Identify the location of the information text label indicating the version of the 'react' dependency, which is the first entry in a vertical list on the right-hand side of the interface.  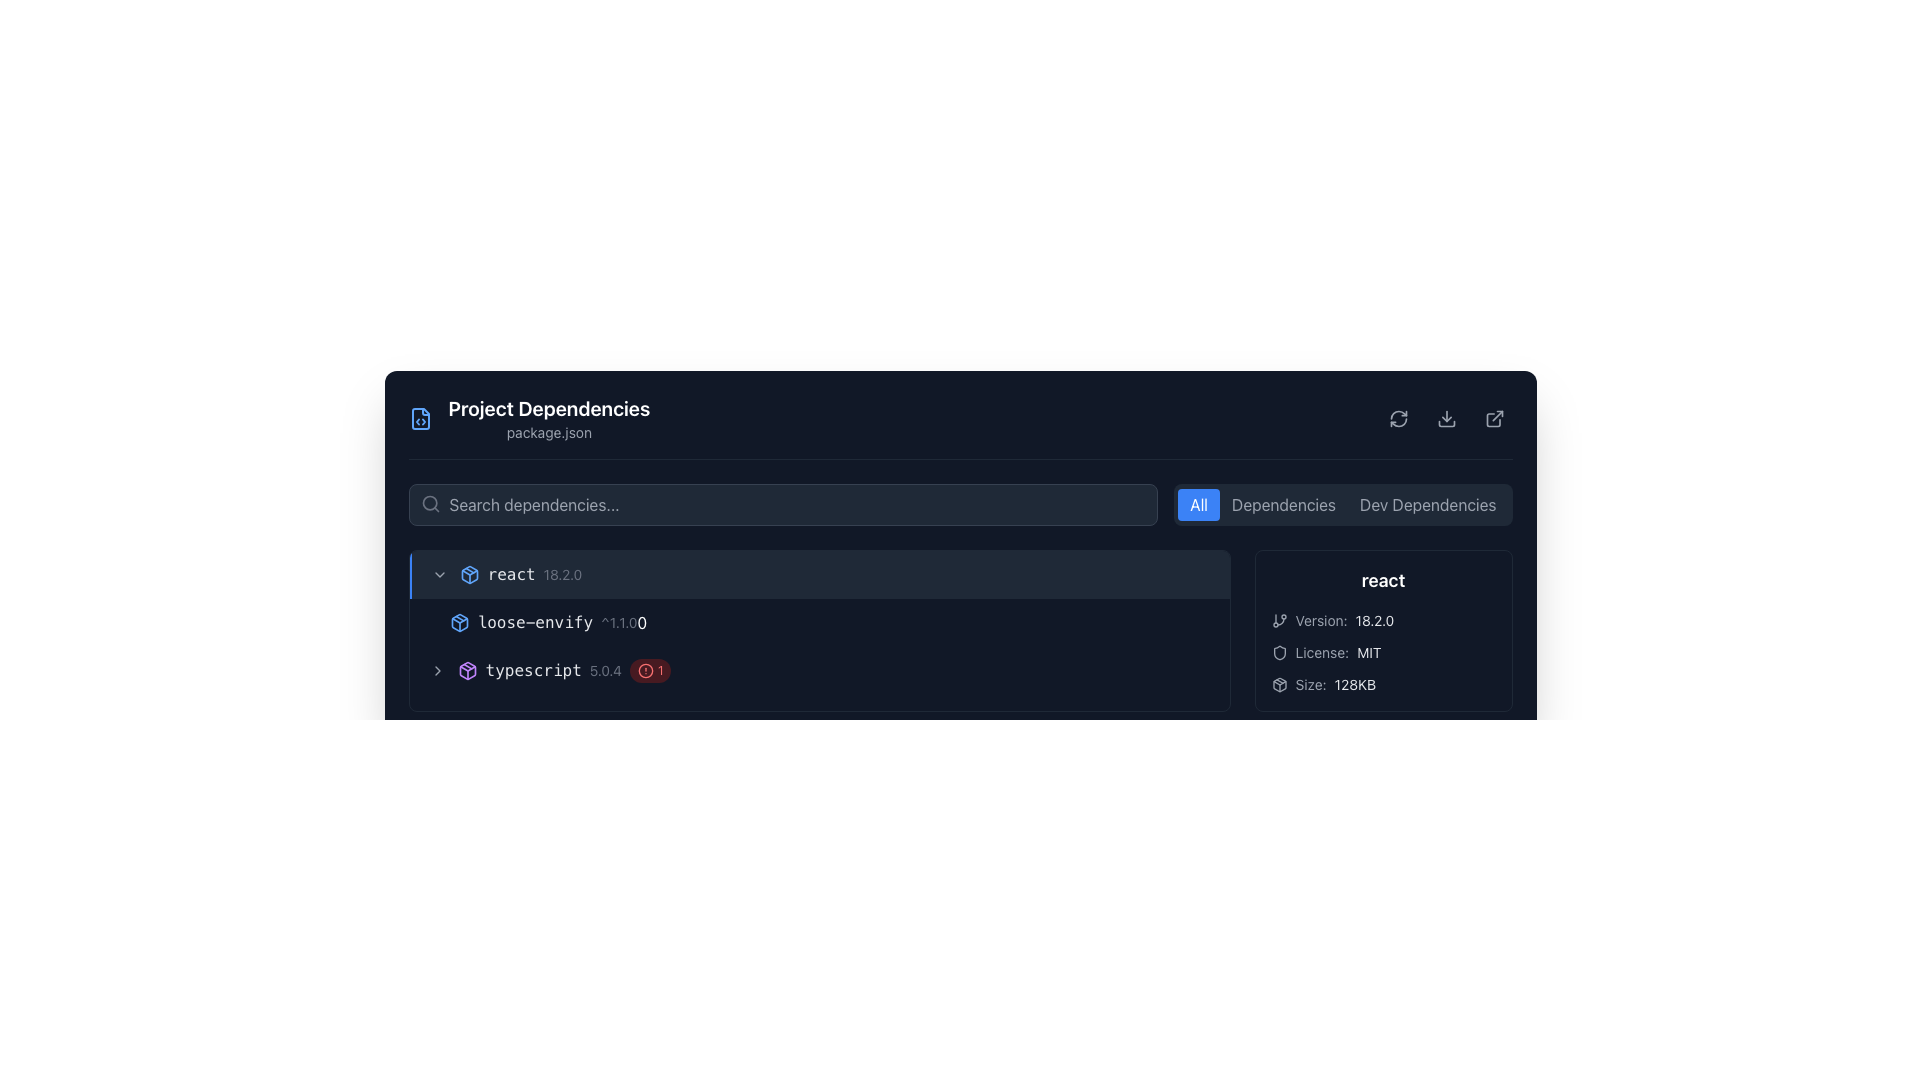
(1382, 620).